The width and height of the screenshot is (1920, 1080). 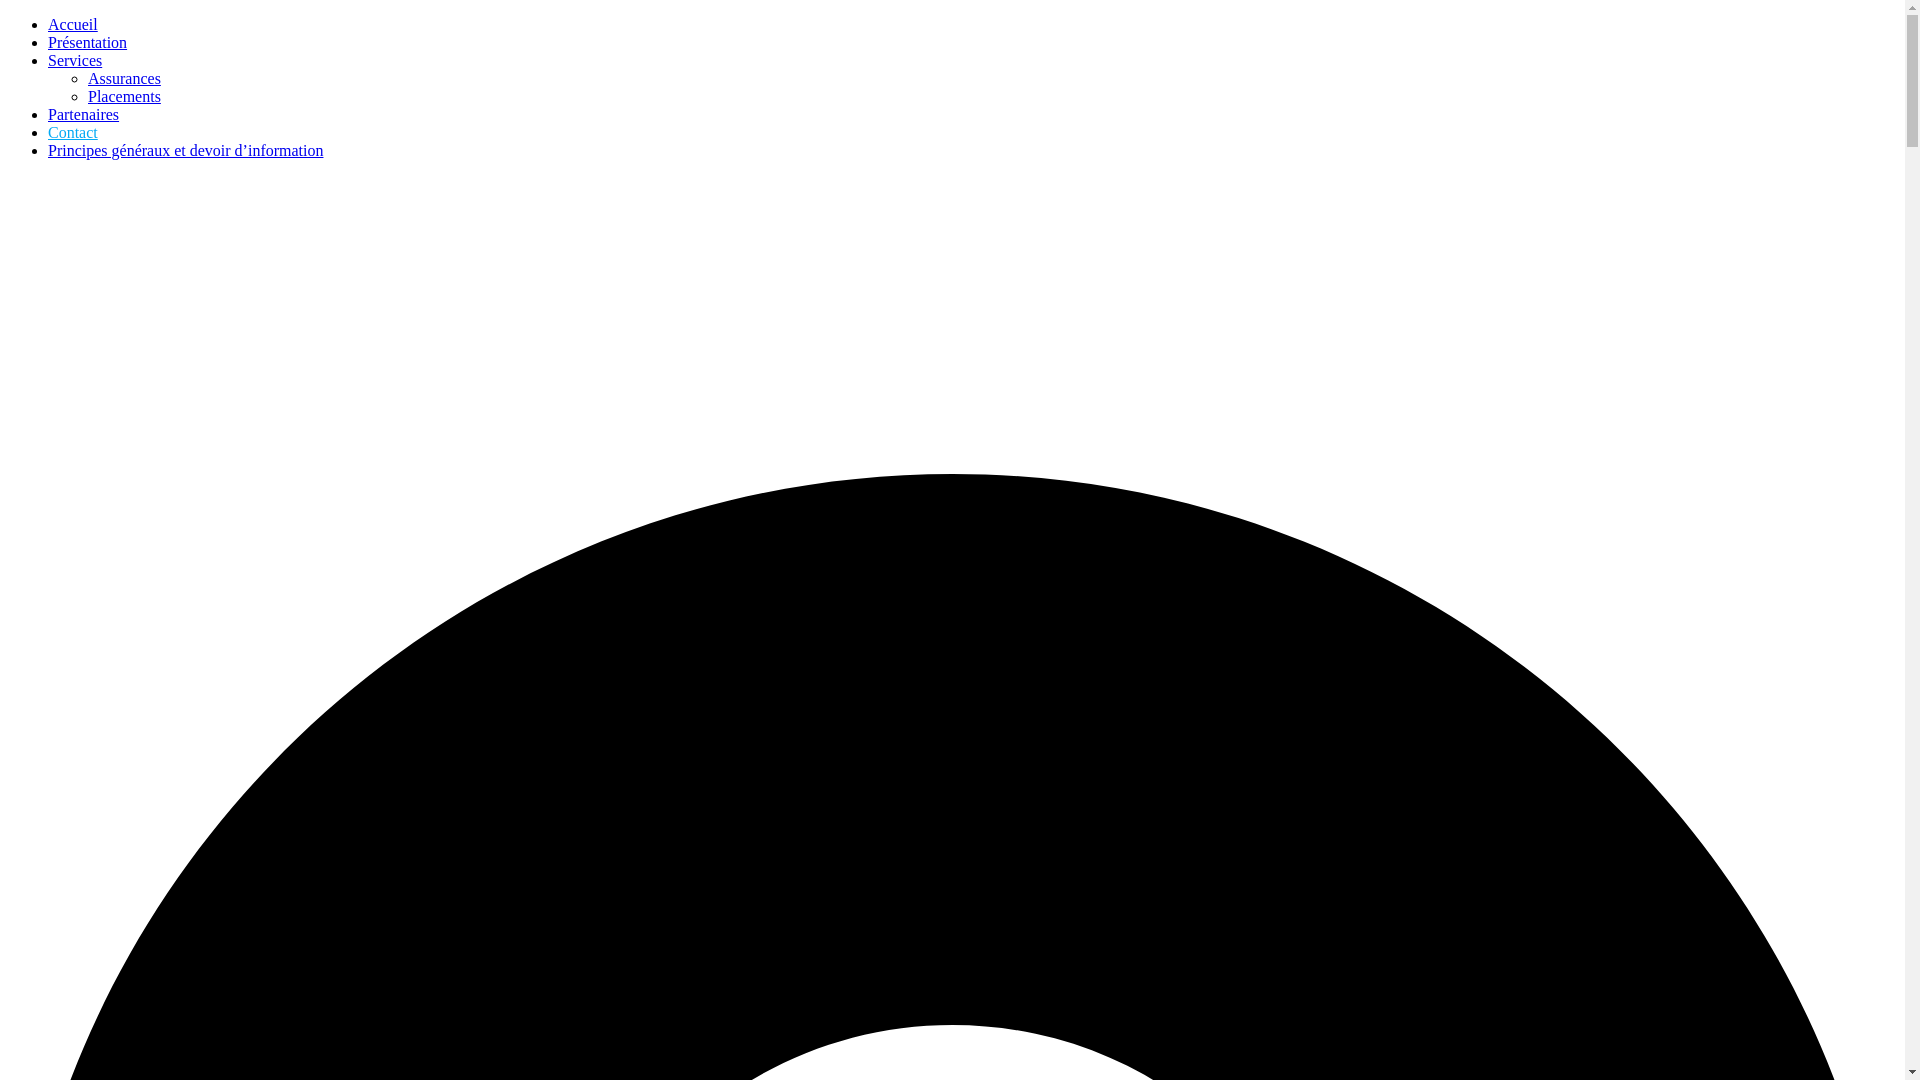 What do you see at coordinates (123, 77) in the screenshot?
I see `'Assurances'` at bounding box center [123, 77].